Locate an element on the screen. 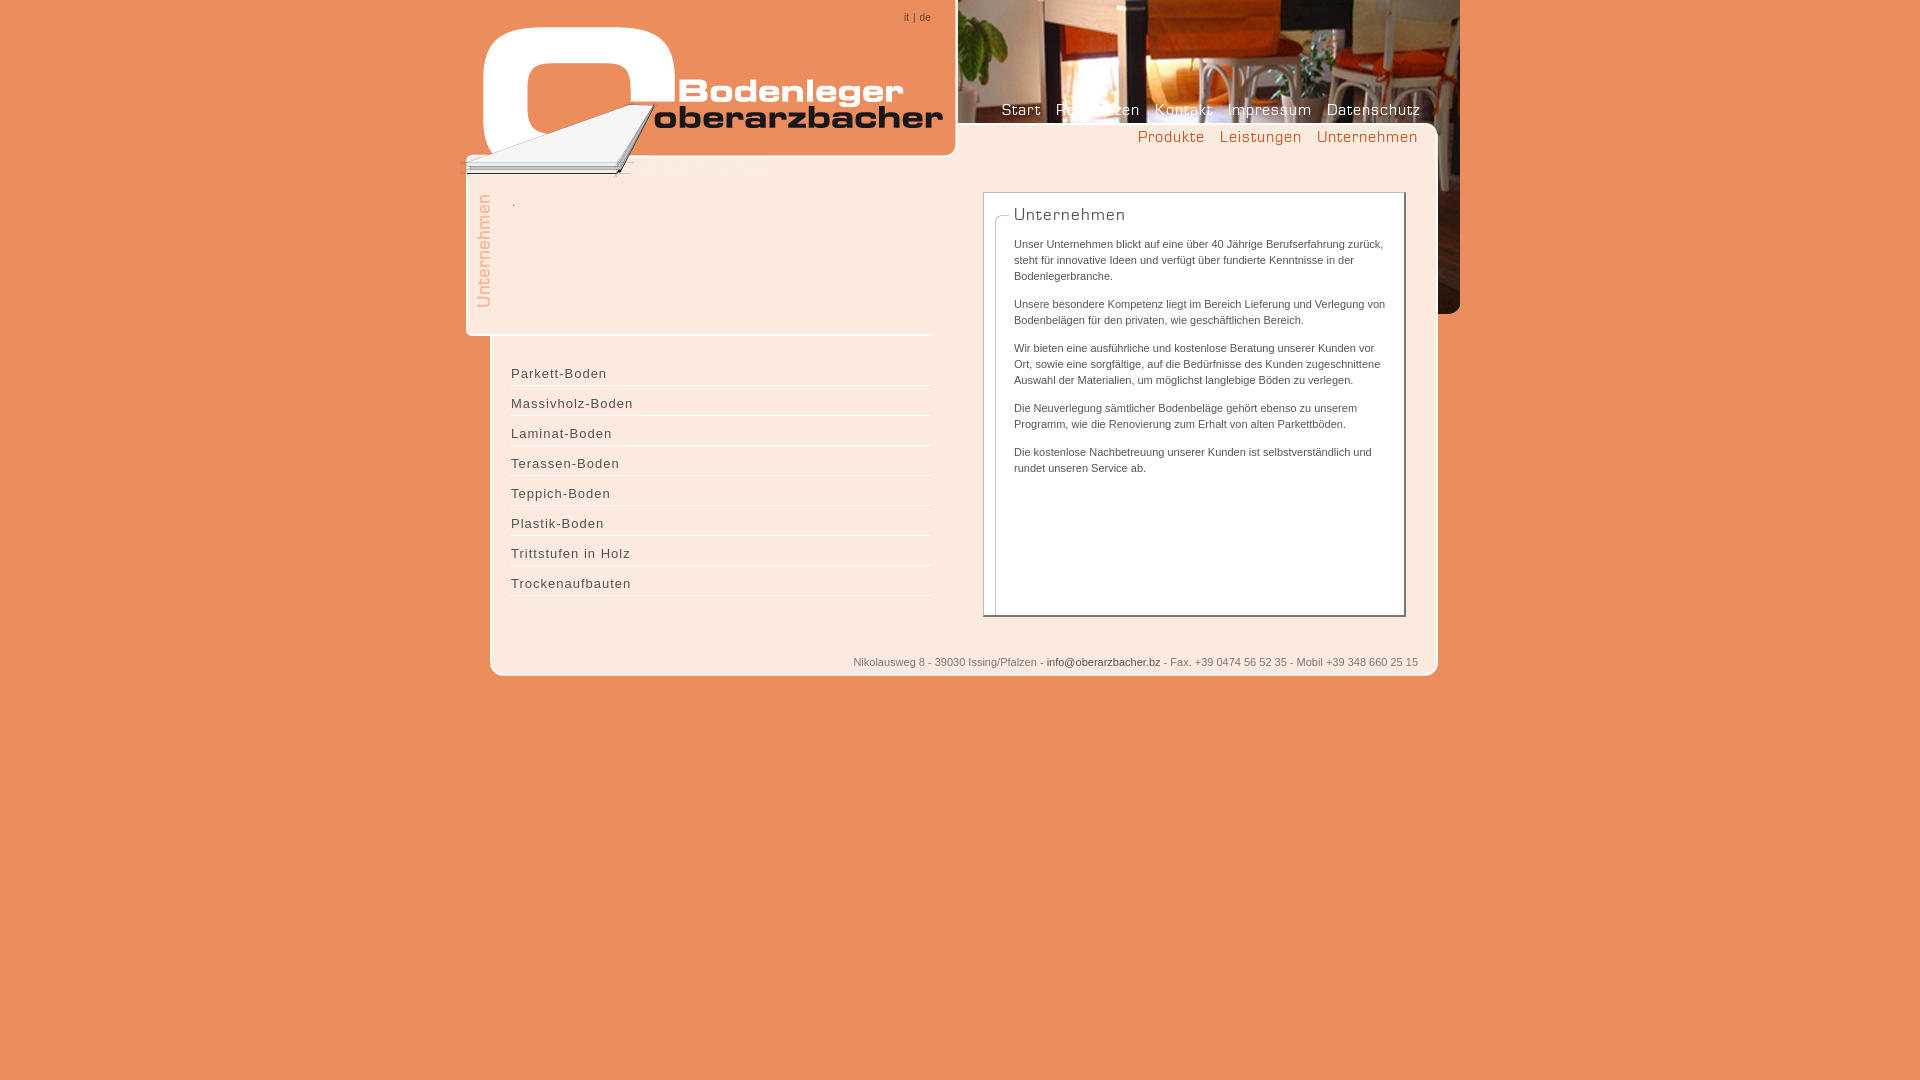 The height and width of the screenshot is (1080, 1920). 'Trittstufen in Holz' is located at coordinates (720, 551).